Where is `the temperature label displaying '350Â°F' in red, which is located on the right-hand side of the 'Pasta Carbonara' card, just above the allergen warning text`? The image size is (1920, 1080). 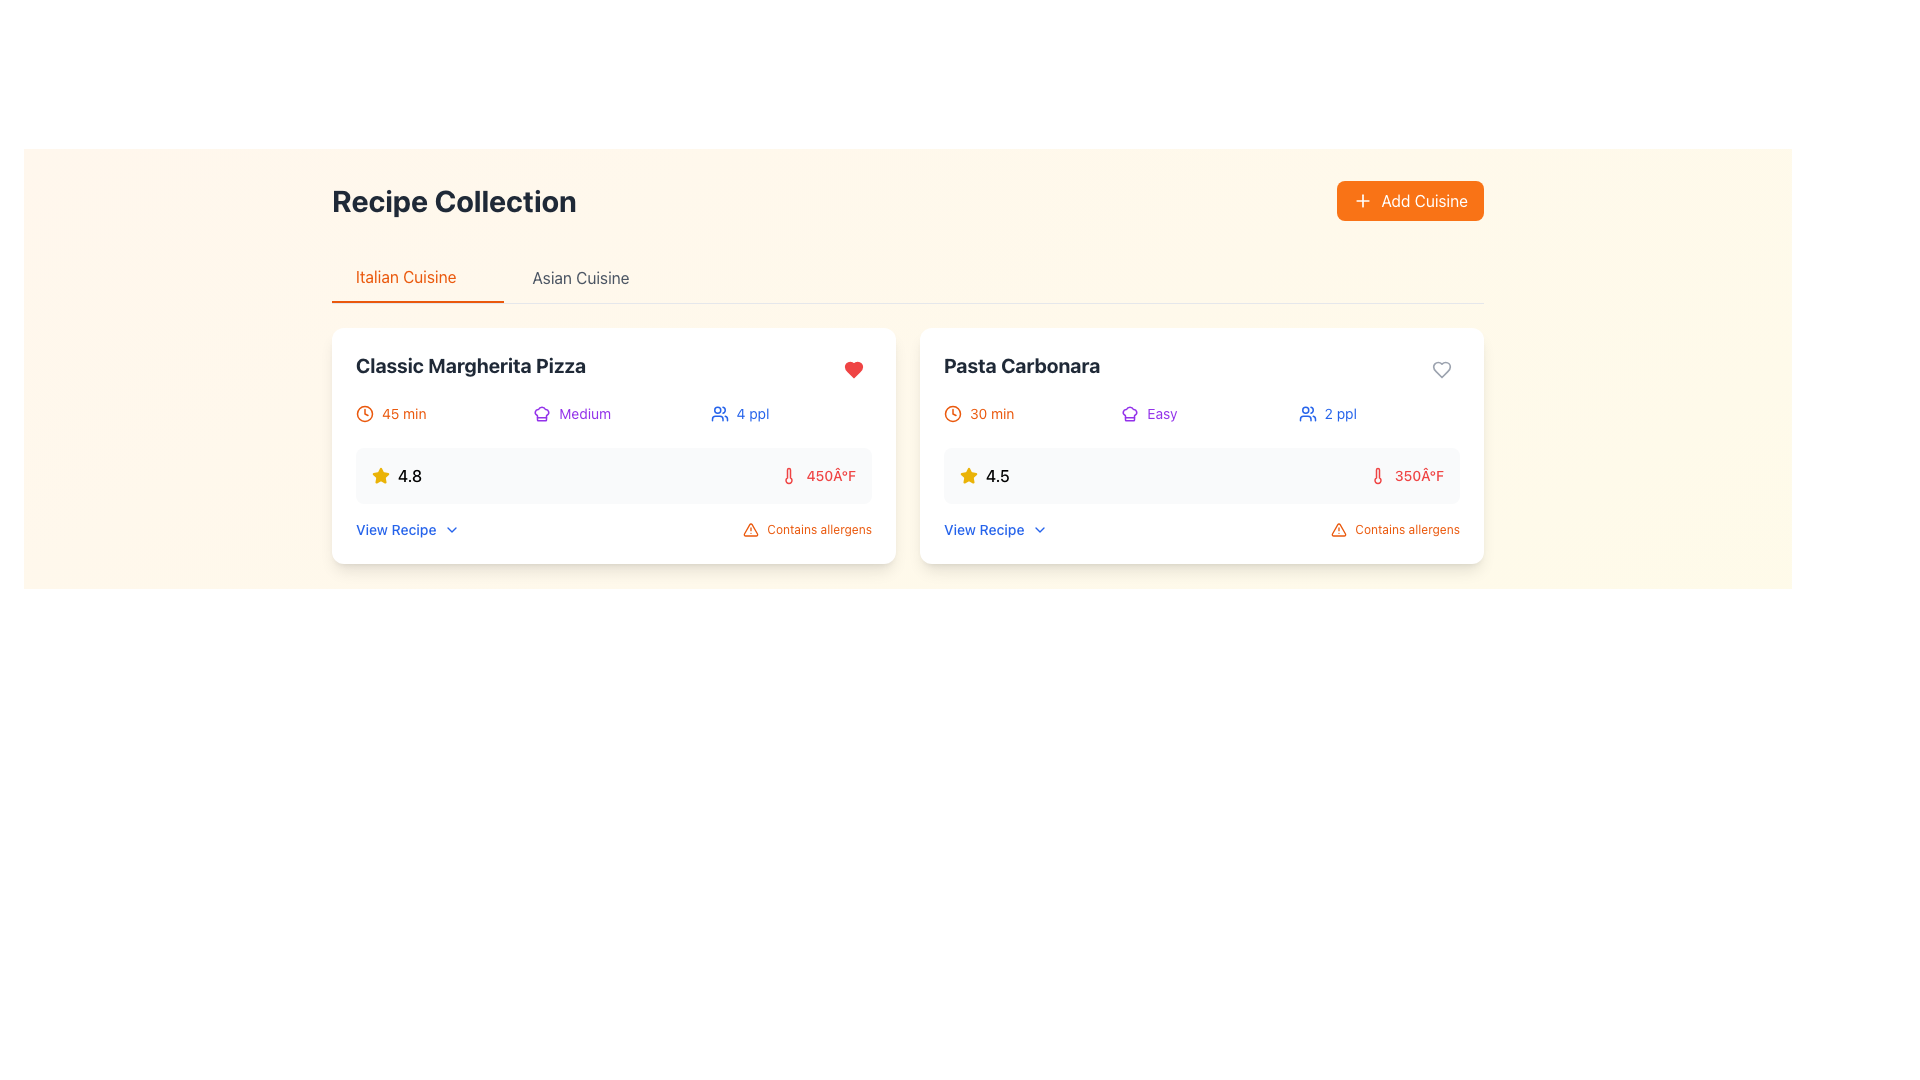
the temperature label displaying '350Â°F' in red, which is located on the right-hand side of the 'Pasta Carbonara' card, just above the allergen warning text is located at coordinates (1418, 475).